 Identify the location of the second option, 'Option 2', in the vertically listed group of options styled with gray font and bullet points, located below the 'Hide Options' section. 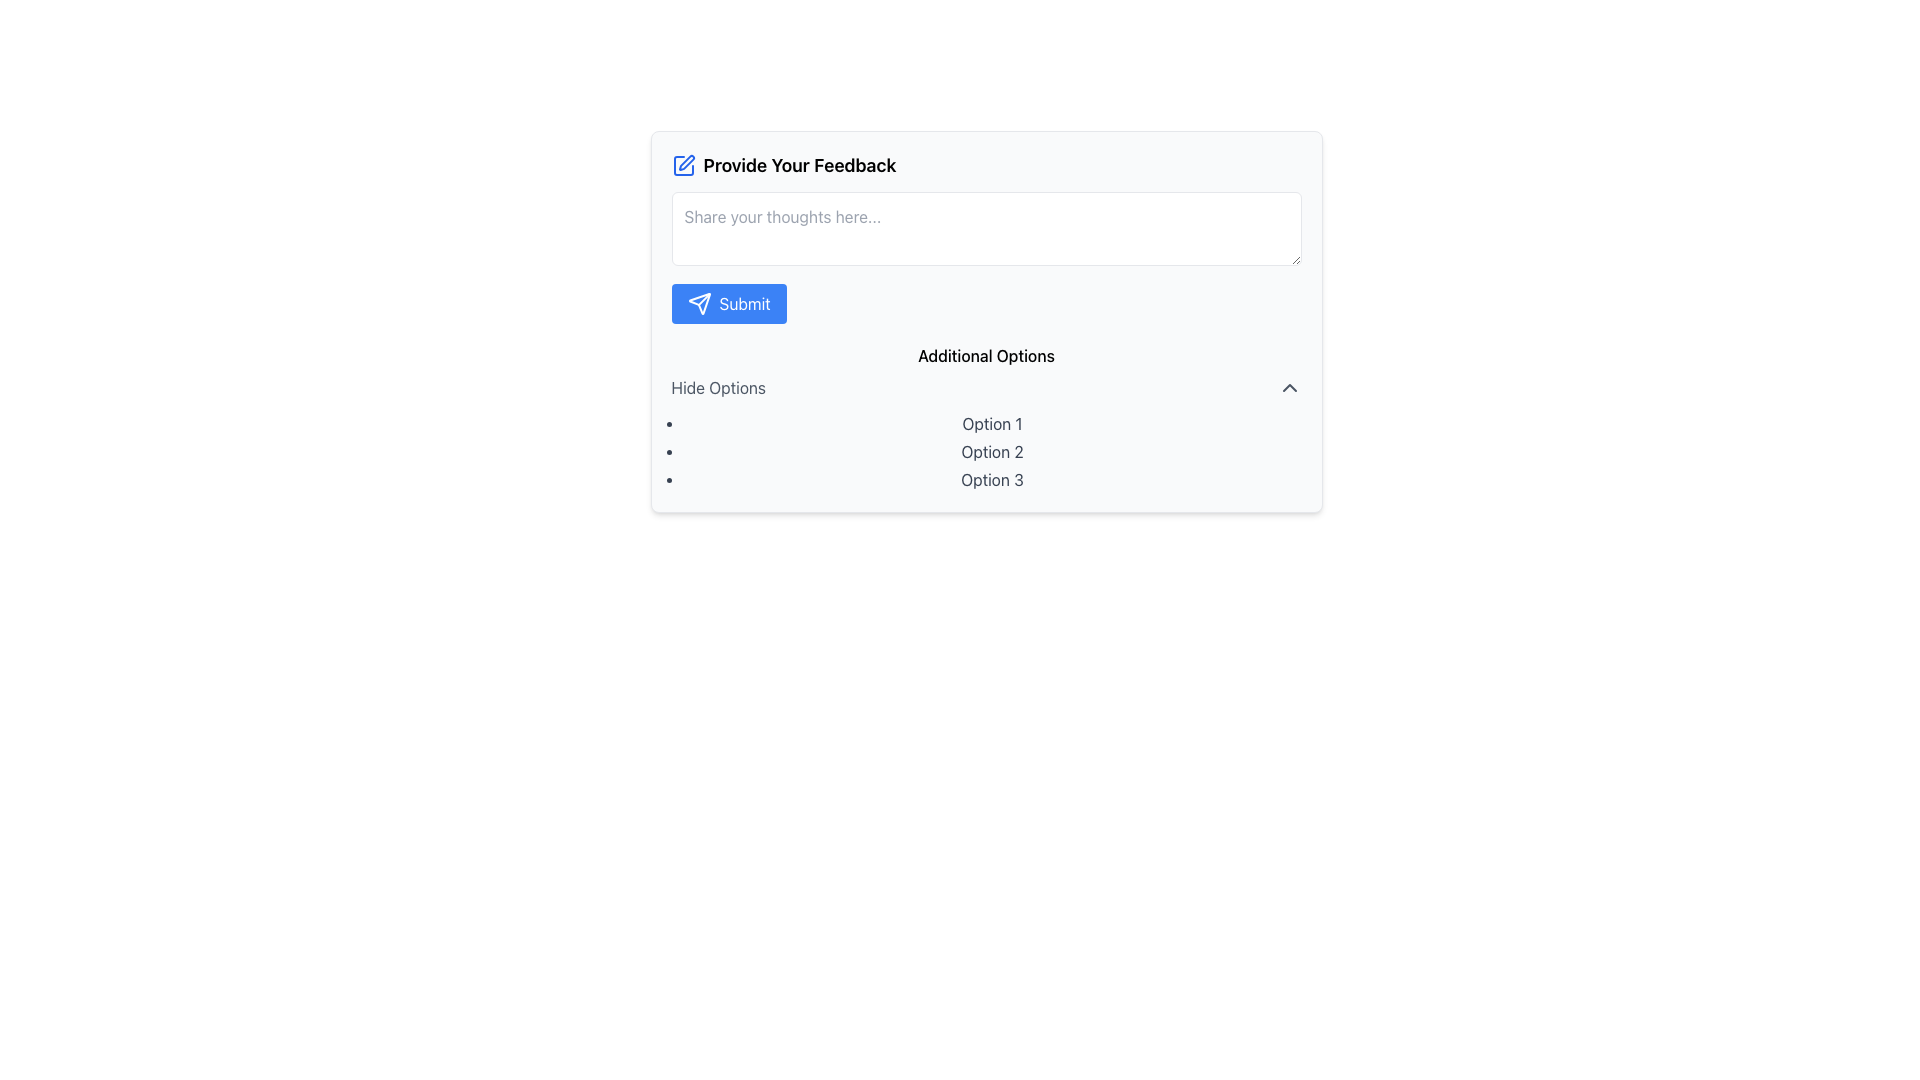
(986, 451).